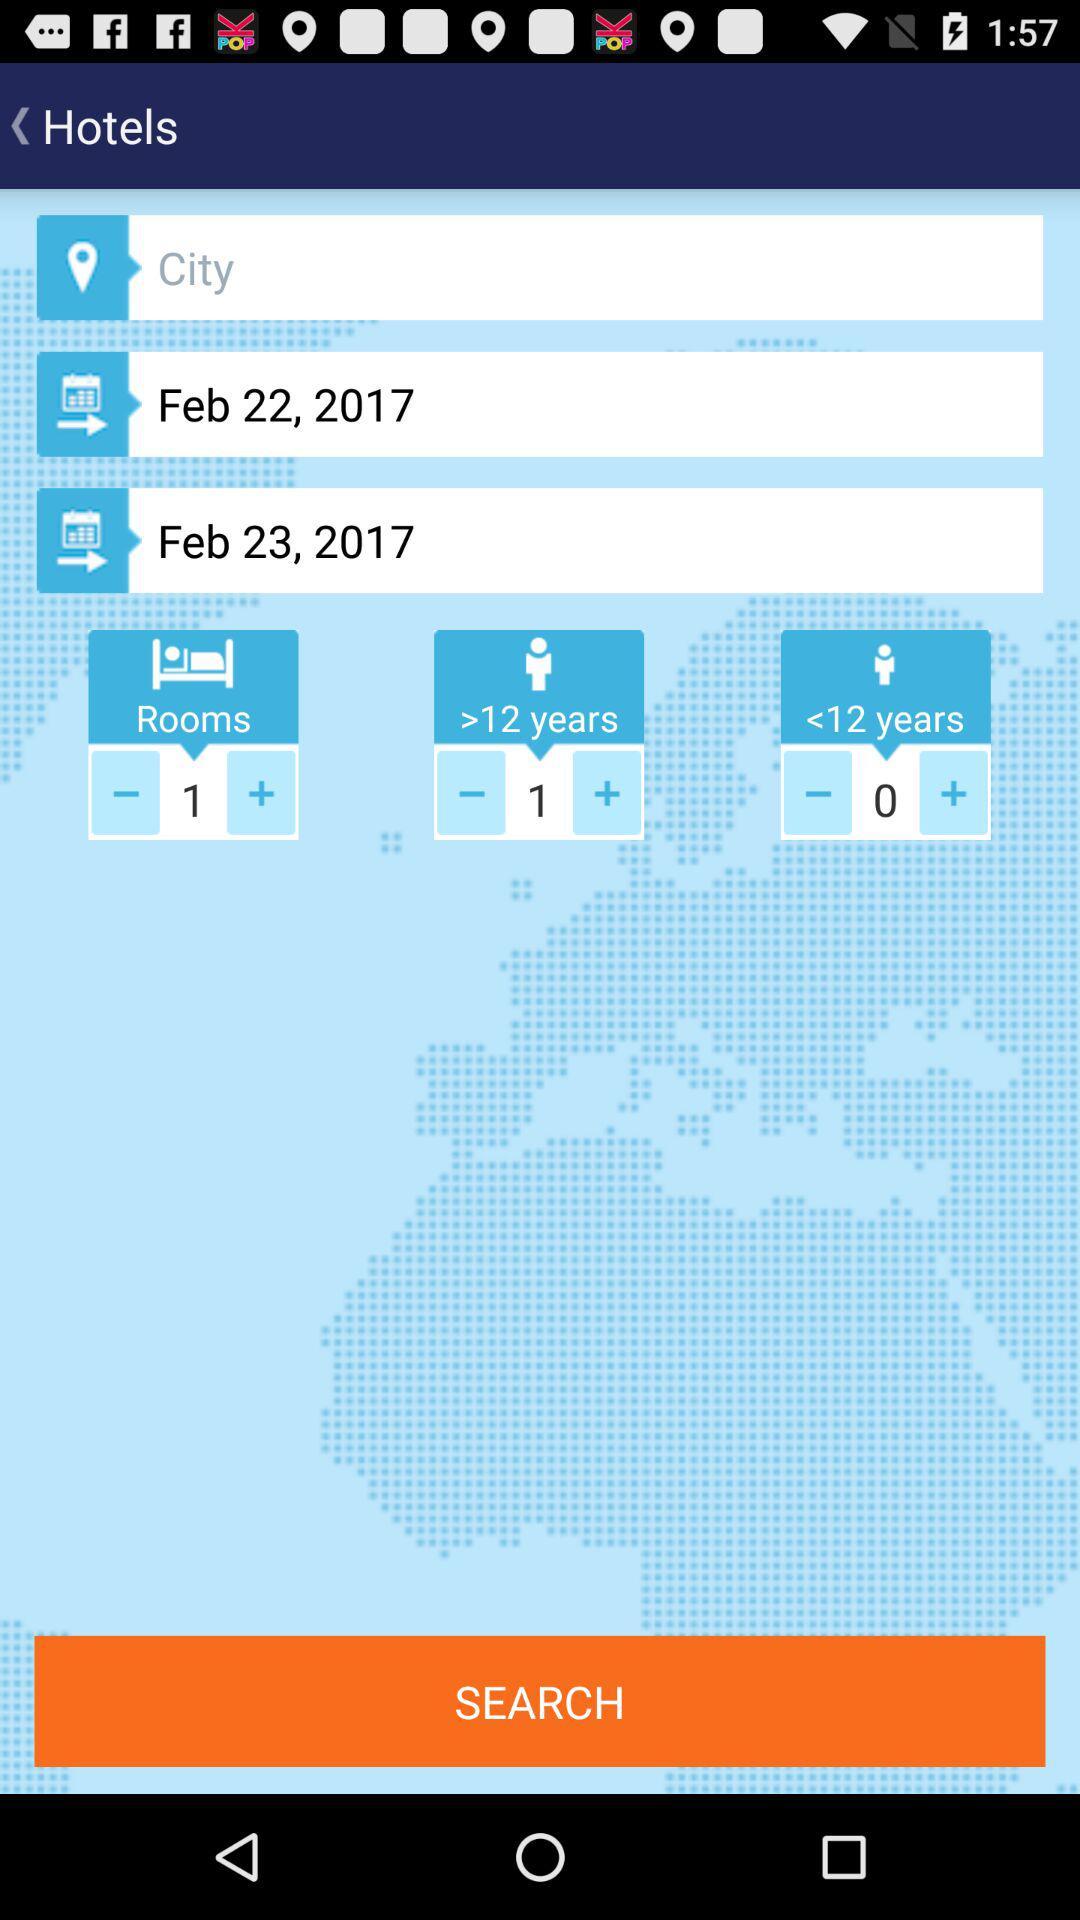  I want to click on the add icon, so click(952, 848).